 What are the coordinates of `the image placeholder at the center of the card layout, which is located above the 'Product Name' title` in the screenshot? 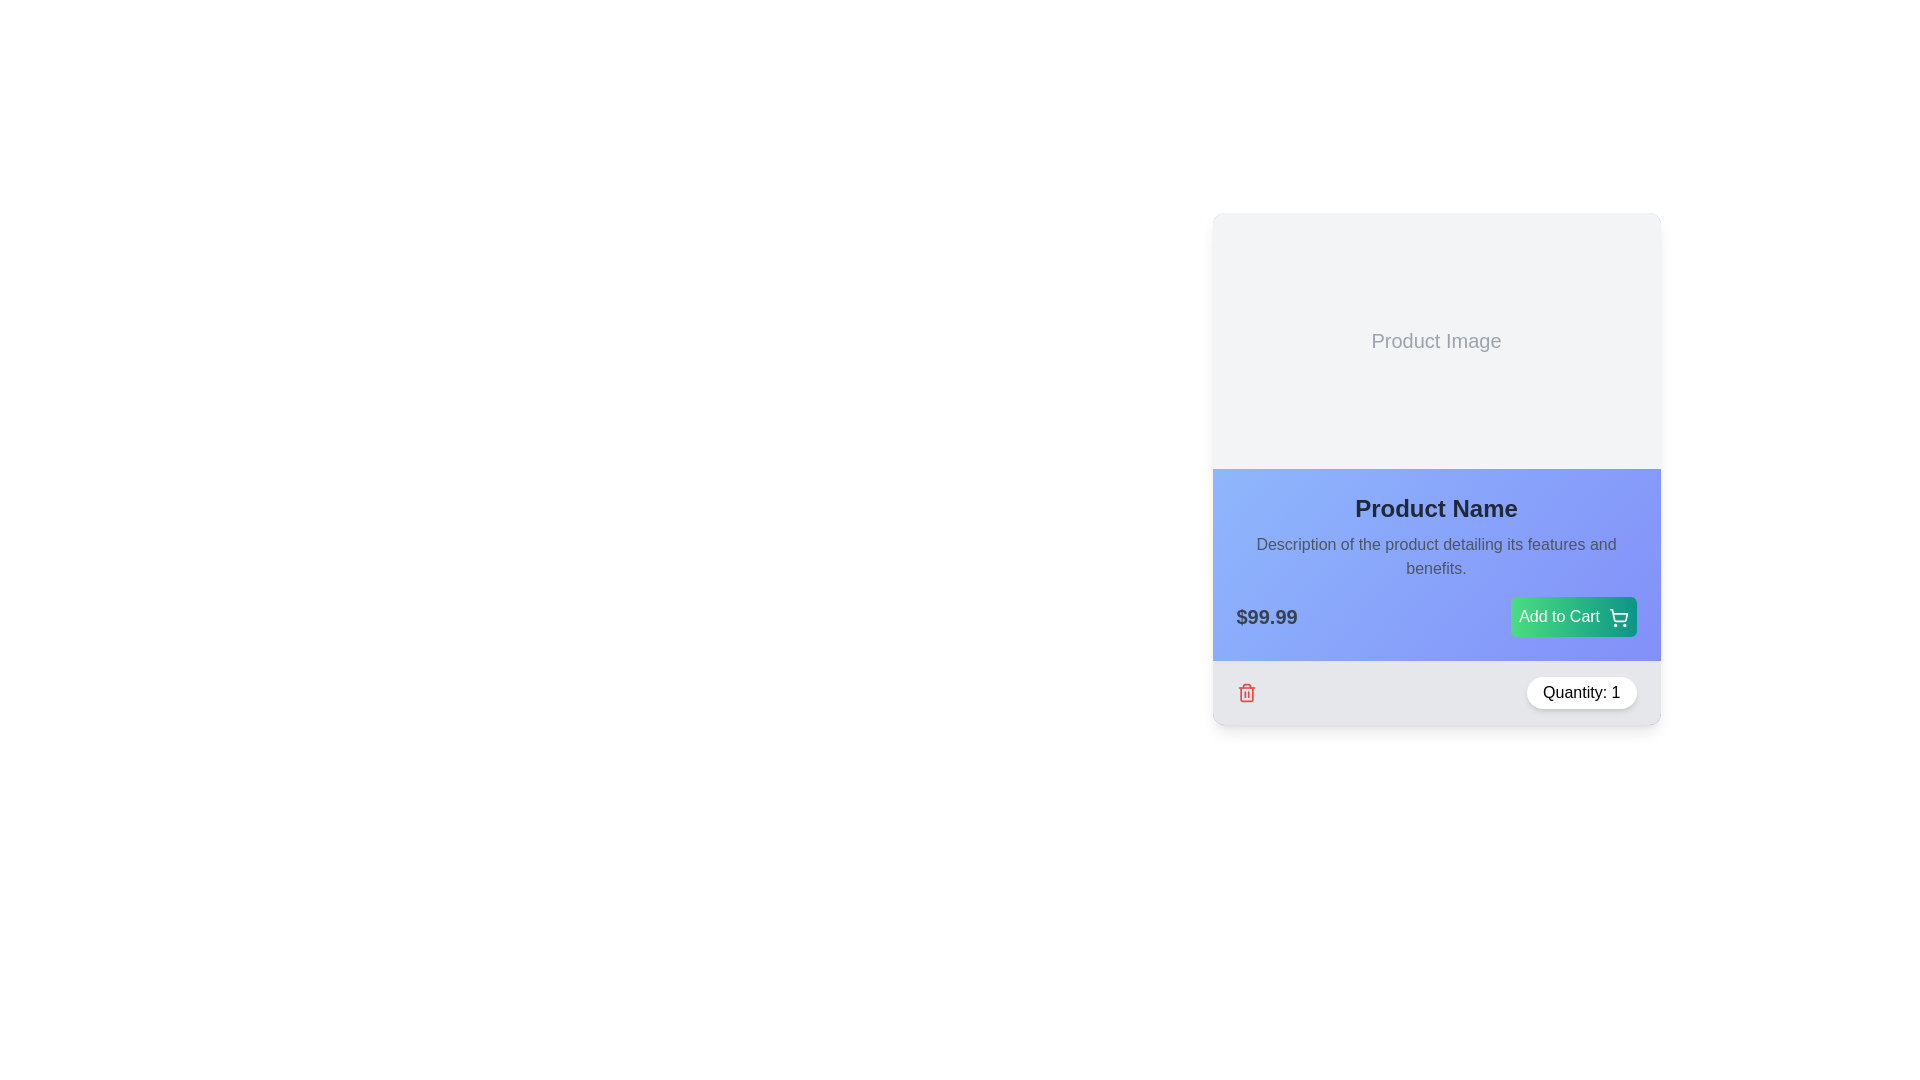 It's located at (1435, 339).